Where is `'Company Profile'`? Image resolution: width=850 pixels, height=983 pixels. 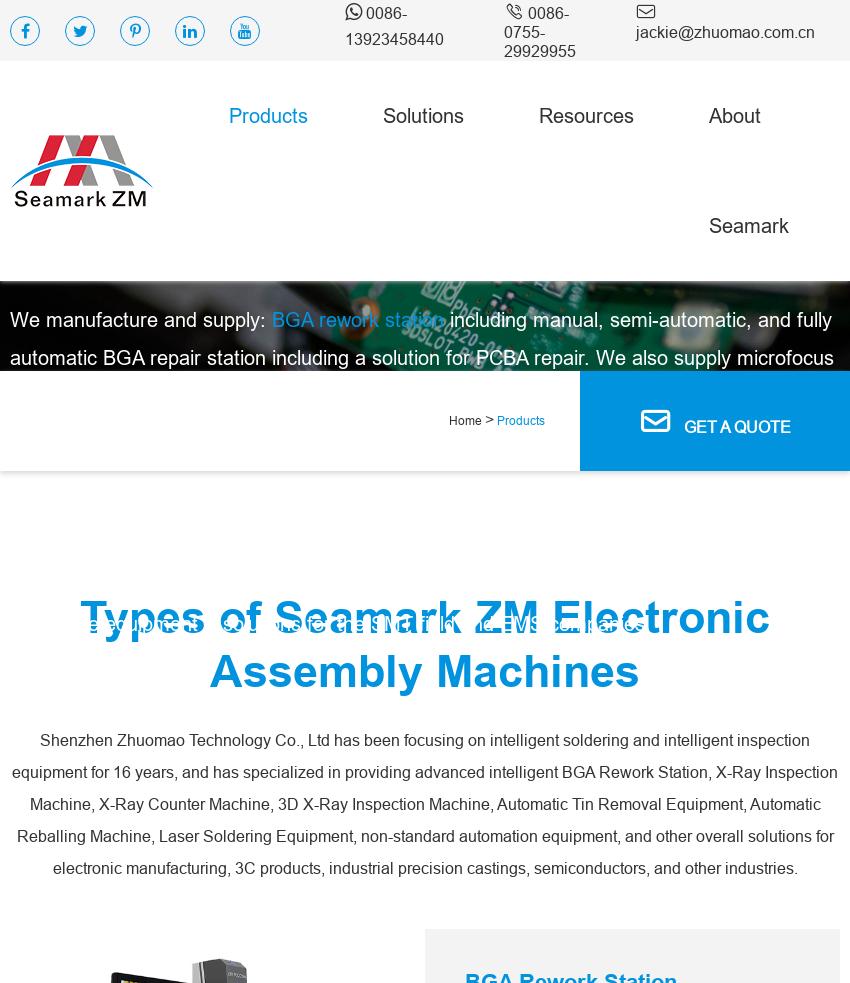
'Company Profile' is located at coordinates (777, 375).